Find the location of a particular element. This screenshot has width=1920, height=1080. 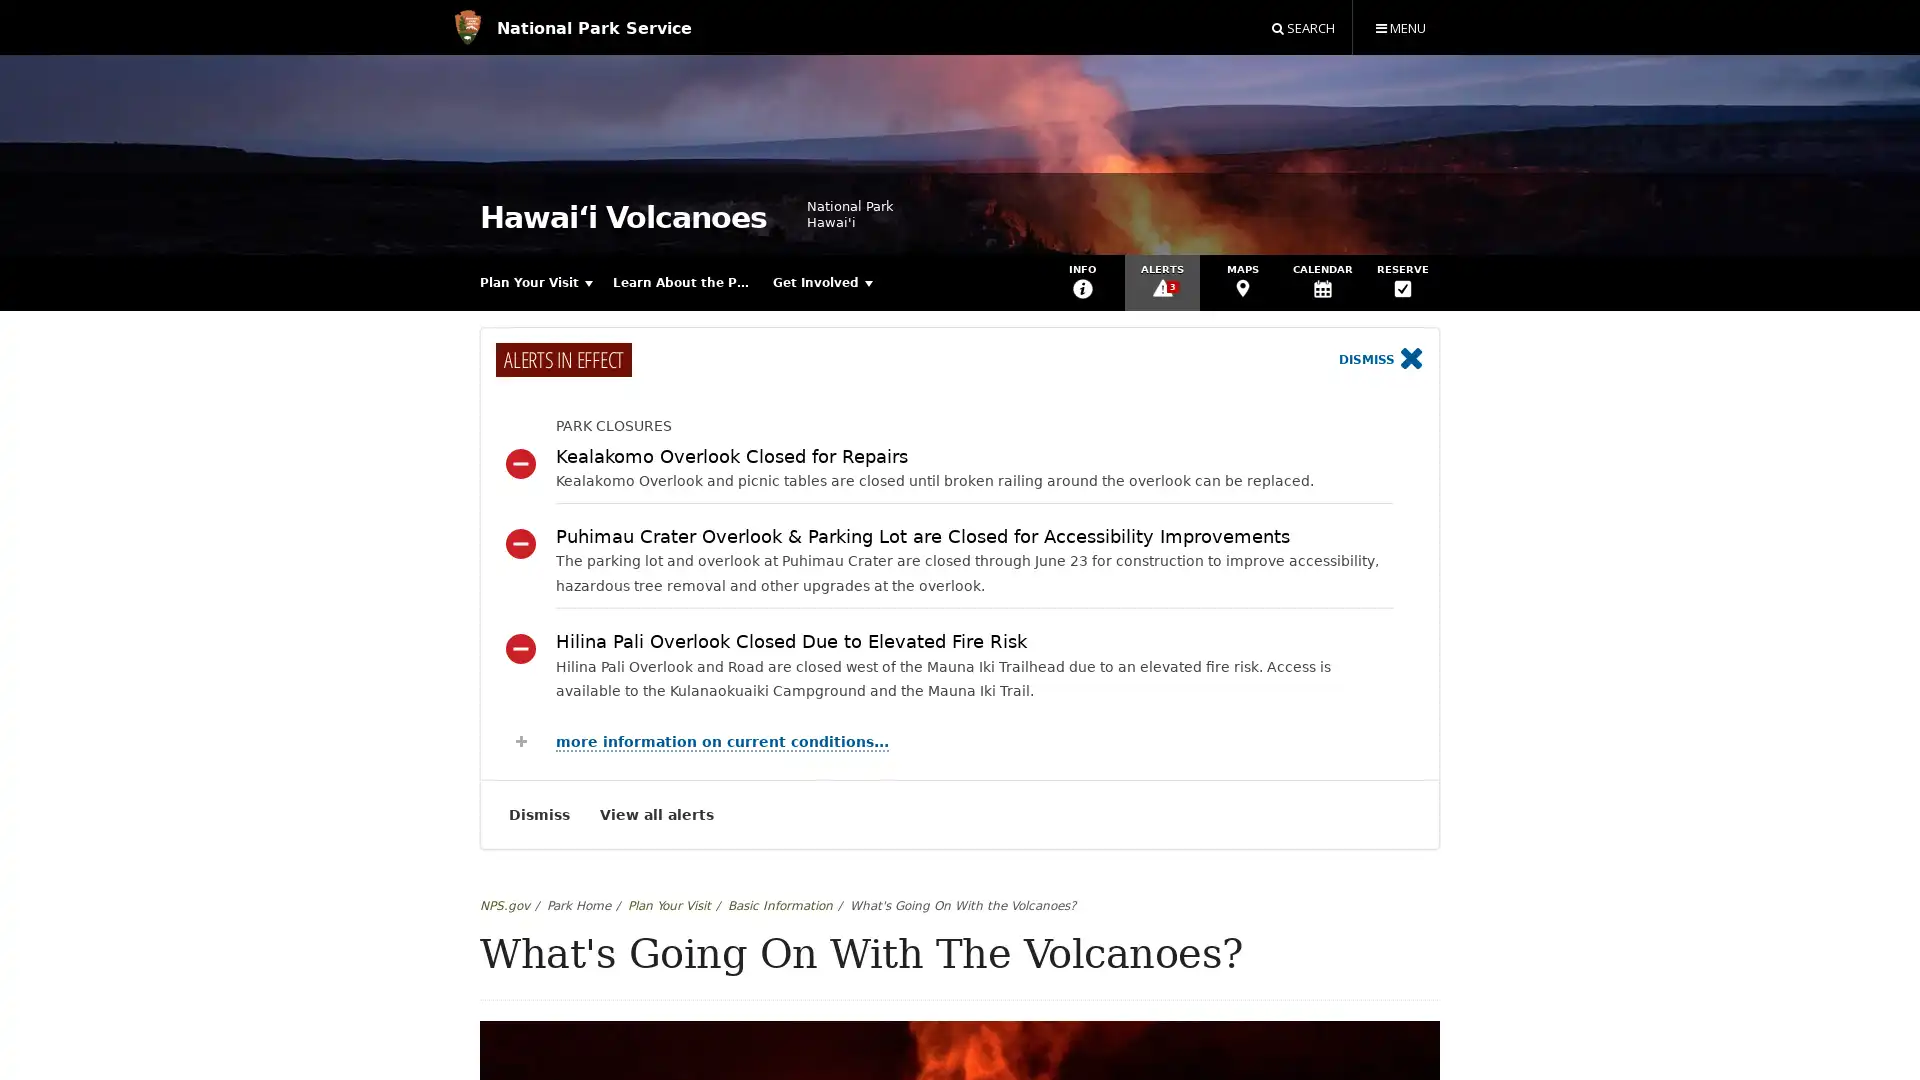

Dismiss Alerts Notification is located at coordinates (539, 814).